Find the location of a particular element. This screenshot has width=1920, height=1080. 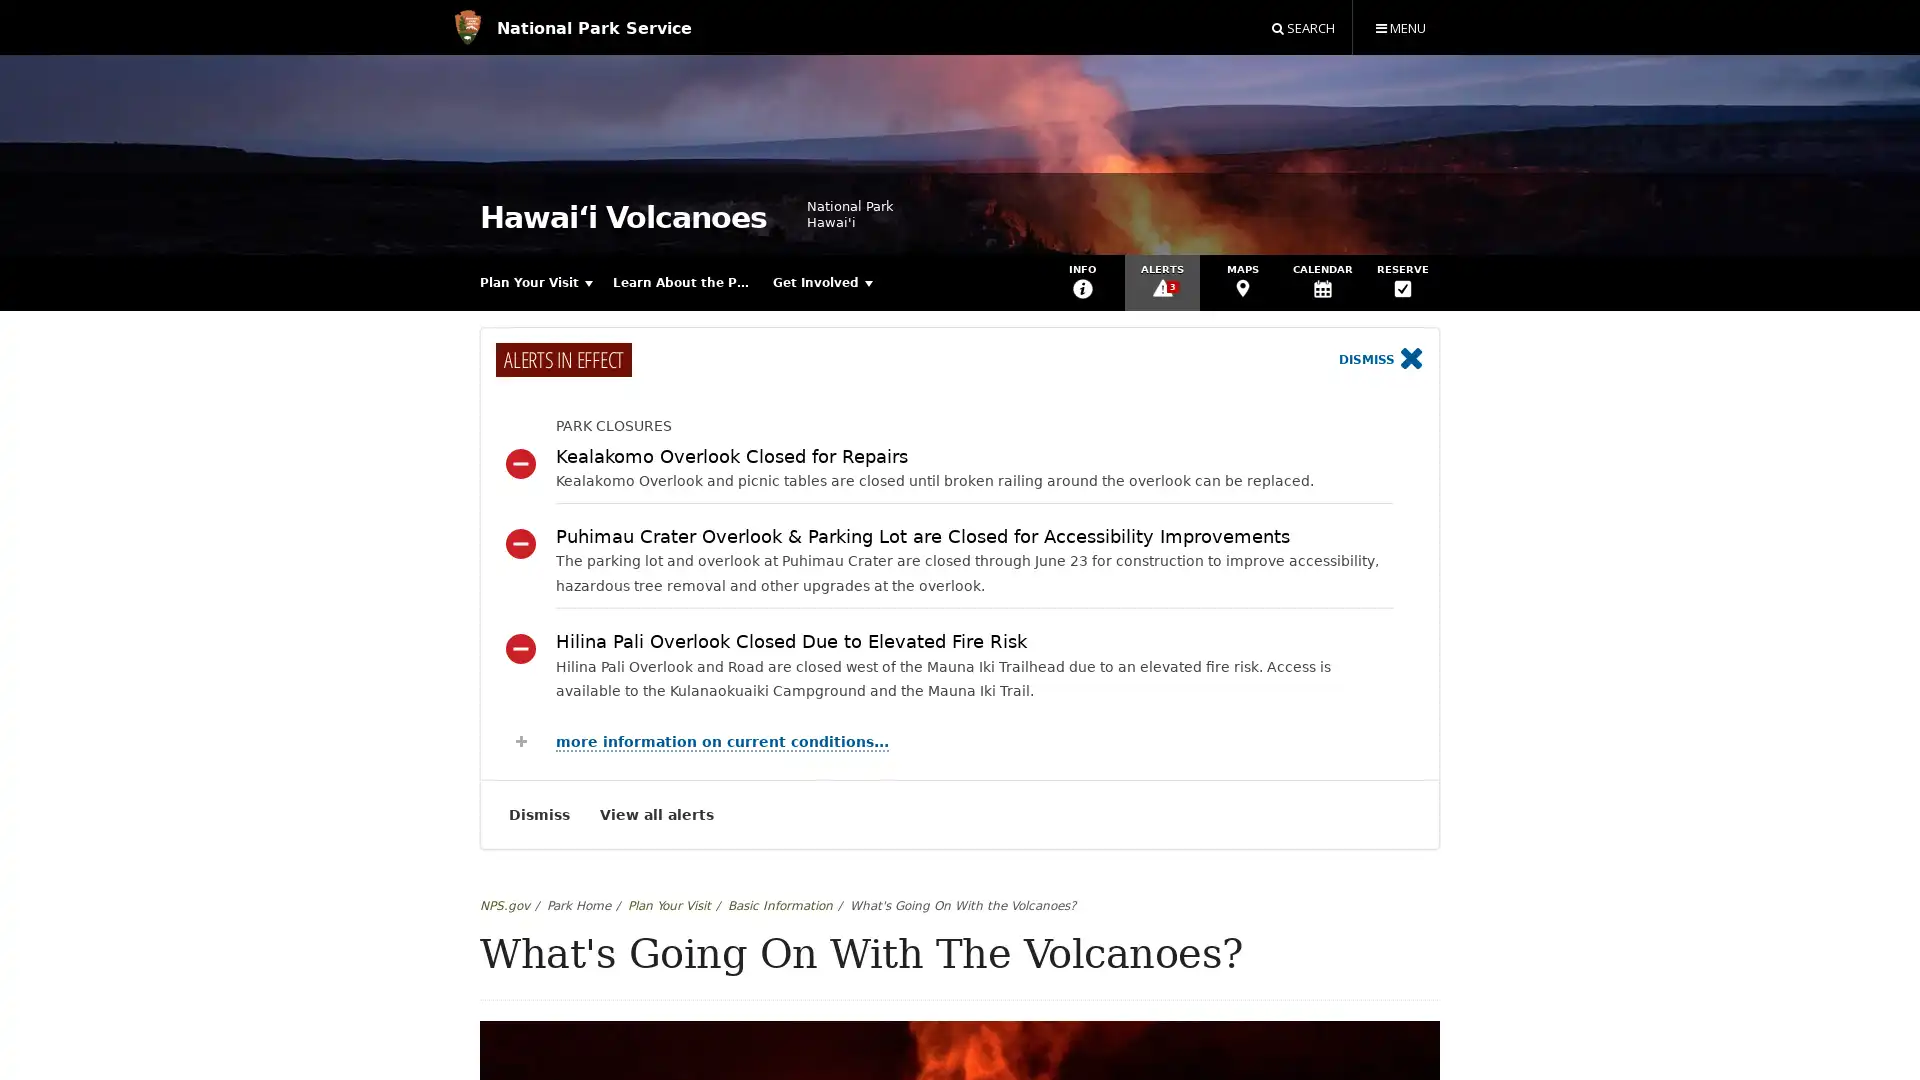

Dismiss Alerts Notification is located at coordinates (539, 814).